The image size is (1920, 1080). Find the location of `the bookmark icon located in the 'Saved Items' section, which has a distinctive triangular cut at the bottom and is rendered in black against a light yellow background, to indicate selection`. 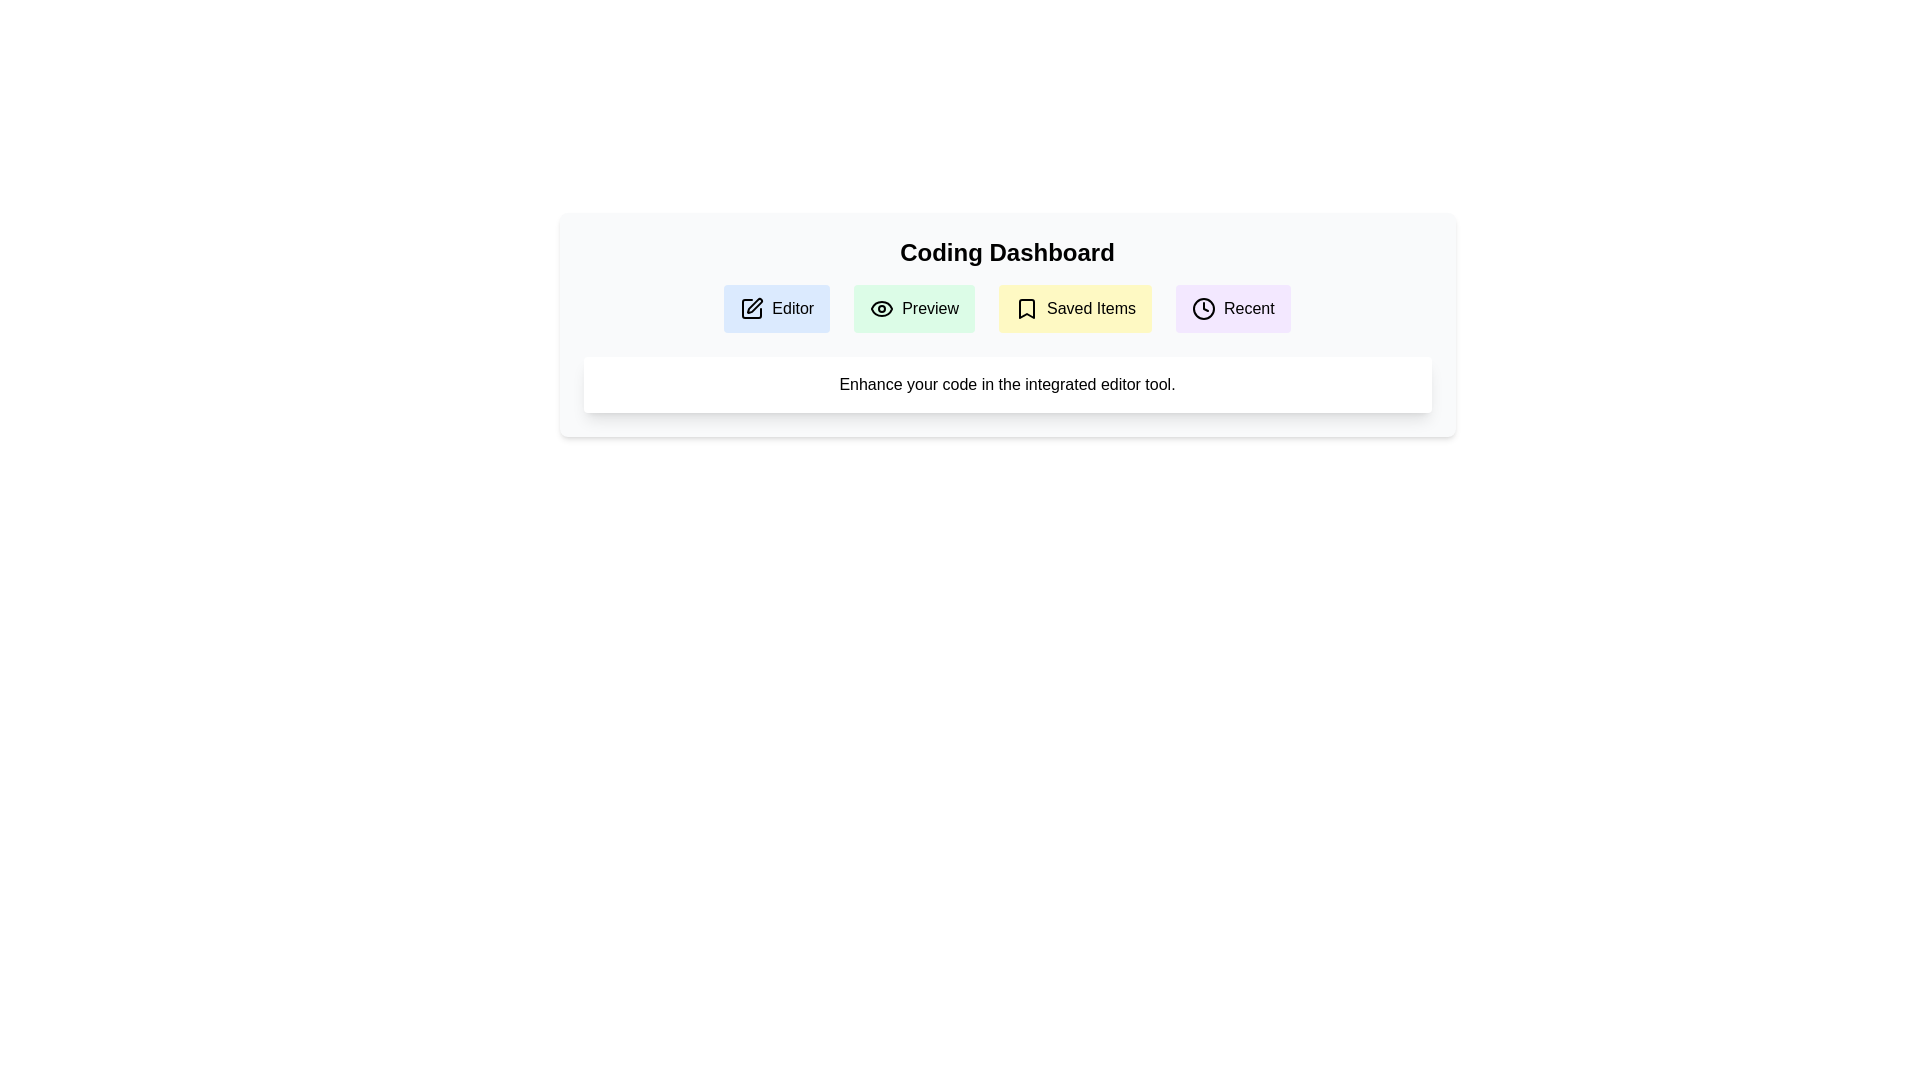

the bookmark icon located in the 'Saved Items' section, which has a distinctive triangular cut at the bottom and is rendered in black against a light yellow background, to indicate selection is located at coordinates (1027, 308).